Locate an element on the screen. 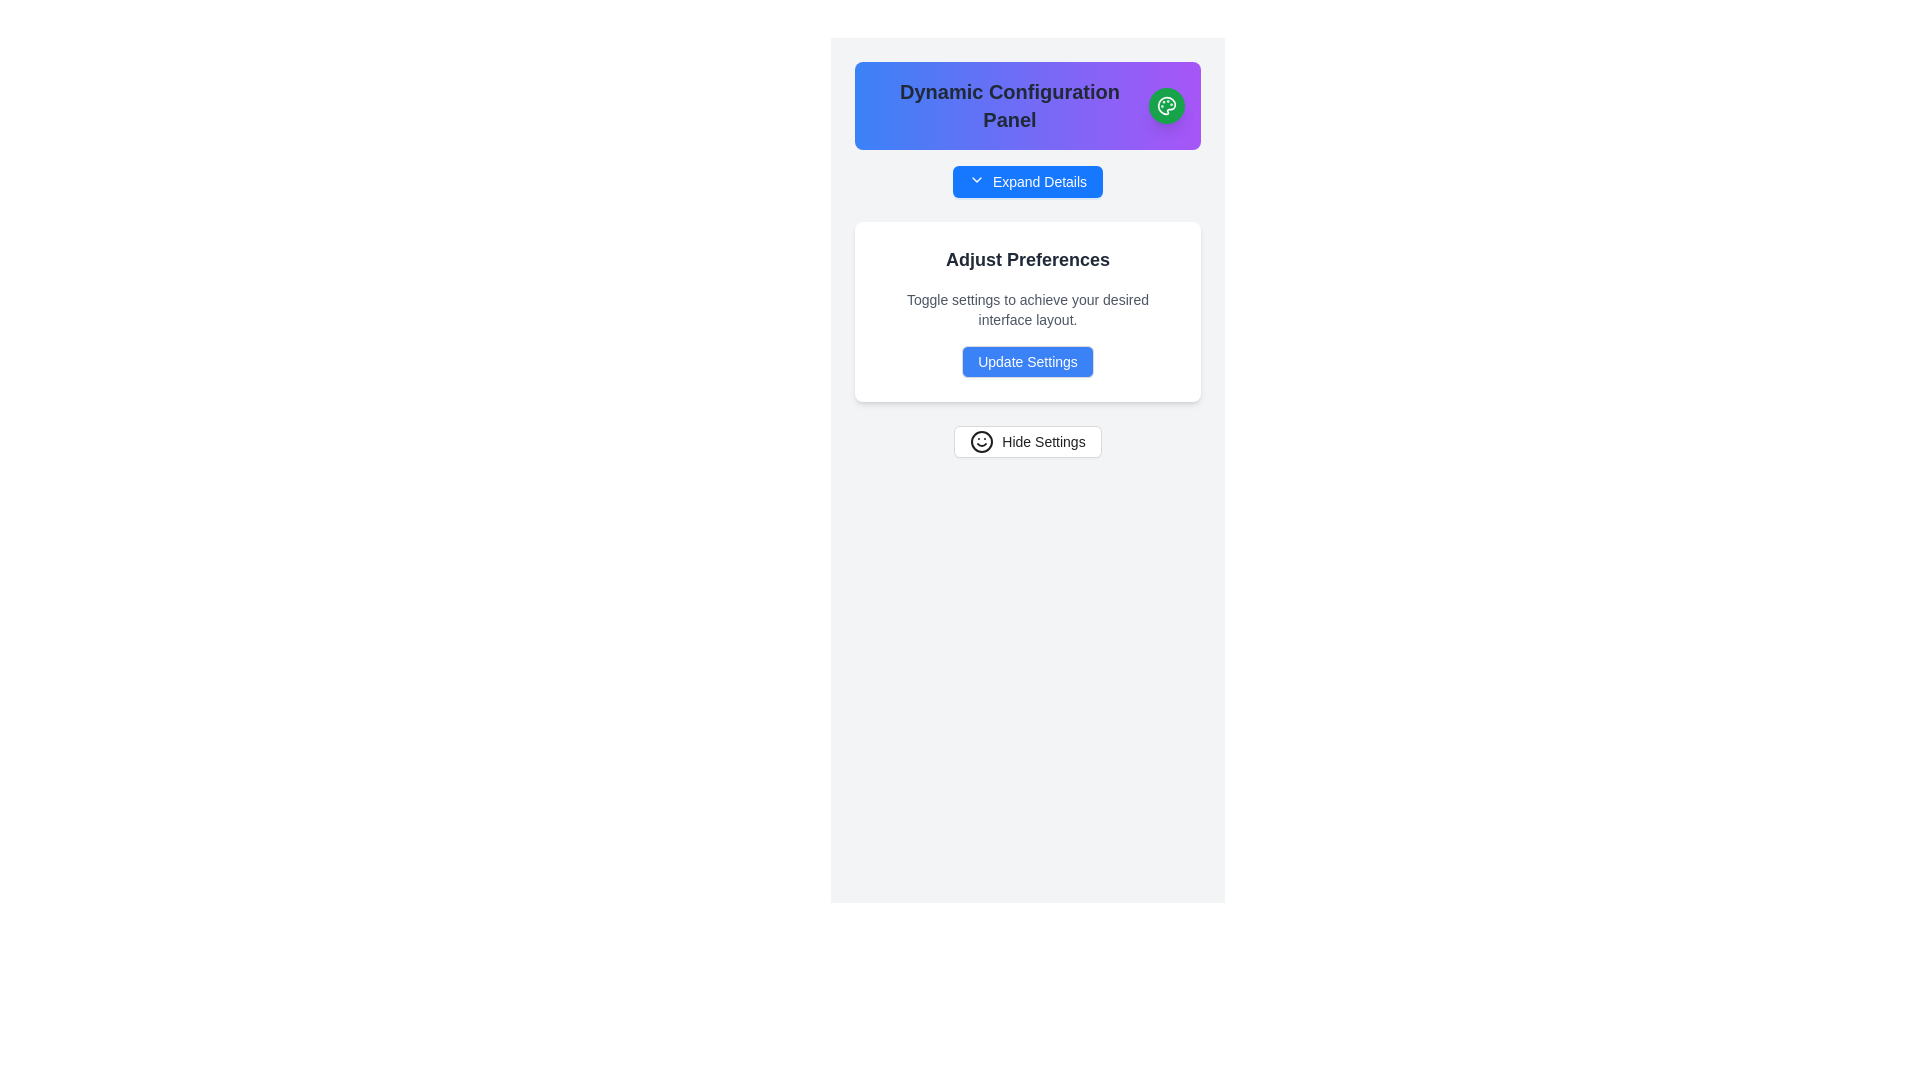 Image resolution: width=1920 pixels, height=1080 pixels. the circular green button with a white artist palette icon located at the top-right corner of the 'Dynamic Configuration Panel' is located at coordinates (1166, 105).